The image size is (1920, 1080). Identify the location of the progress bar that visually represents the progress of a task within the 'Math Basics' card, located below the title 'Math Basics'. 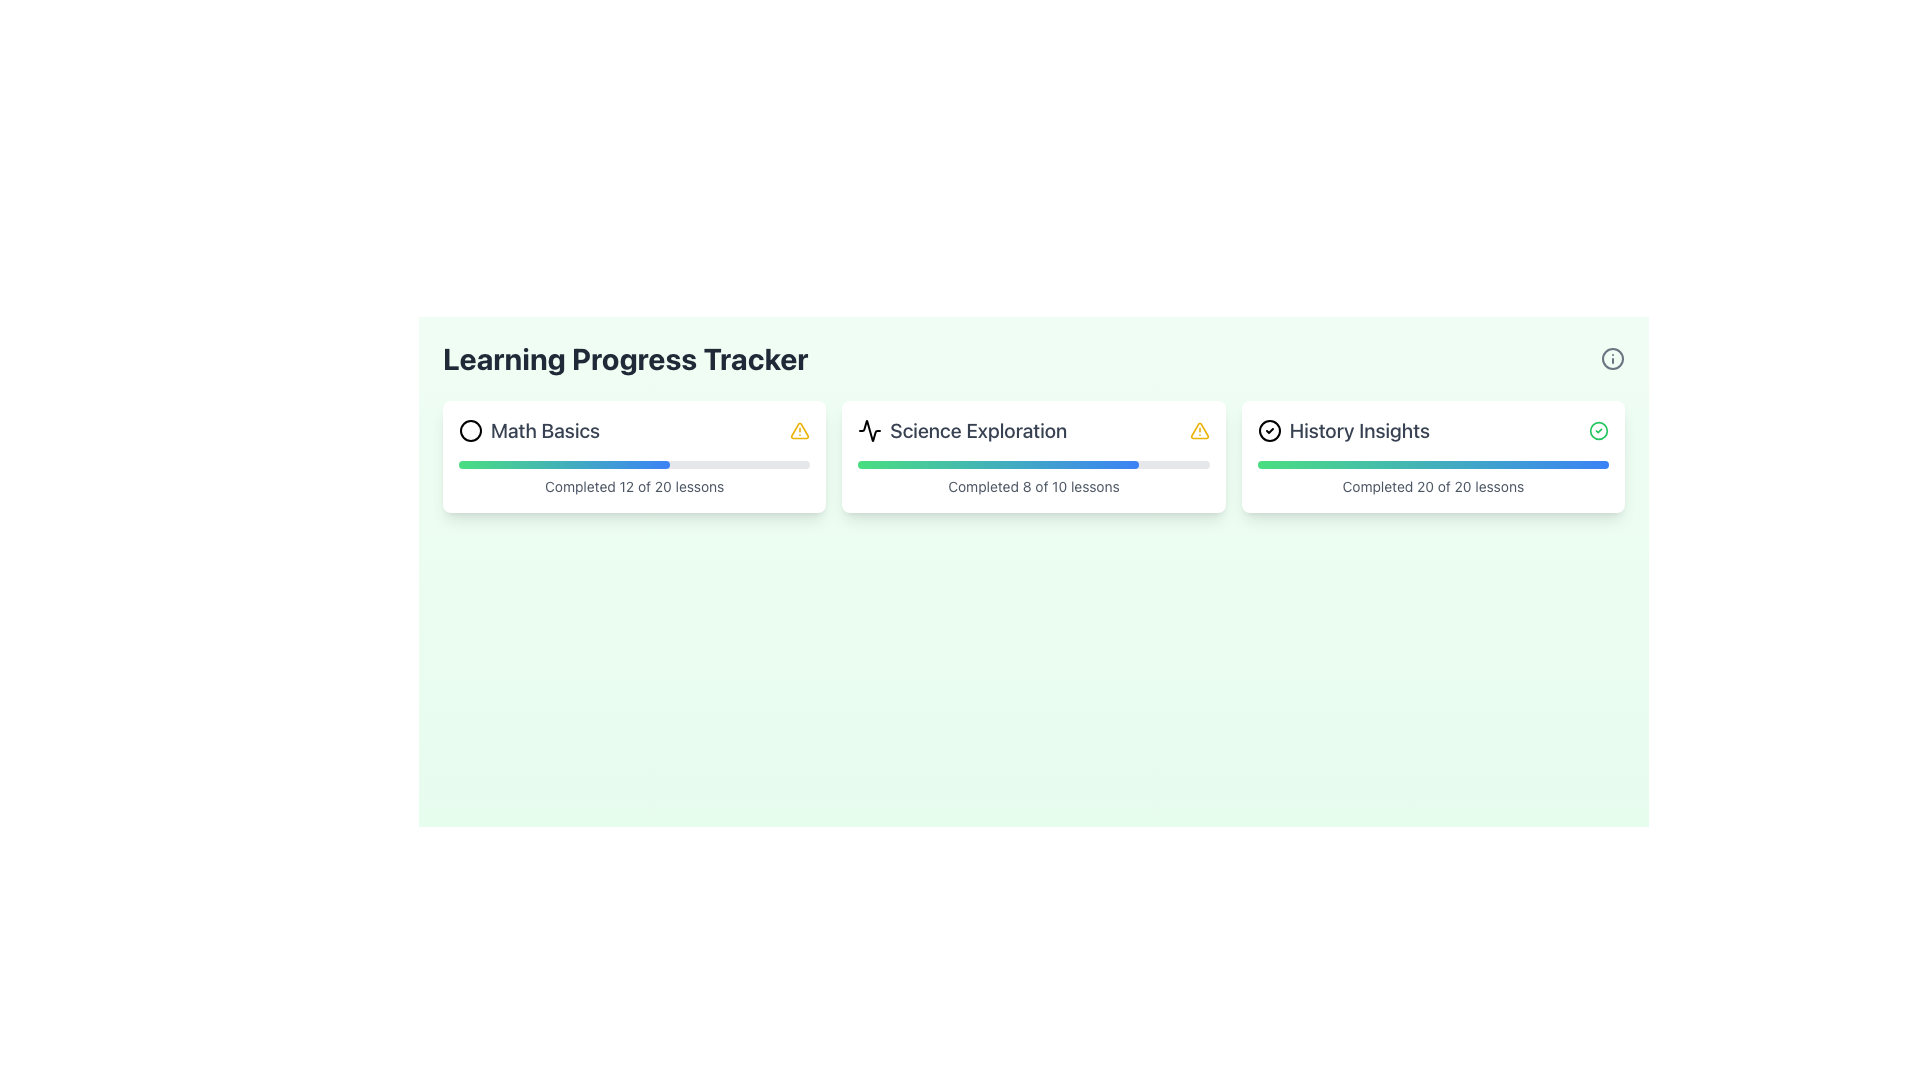
(563, 465).